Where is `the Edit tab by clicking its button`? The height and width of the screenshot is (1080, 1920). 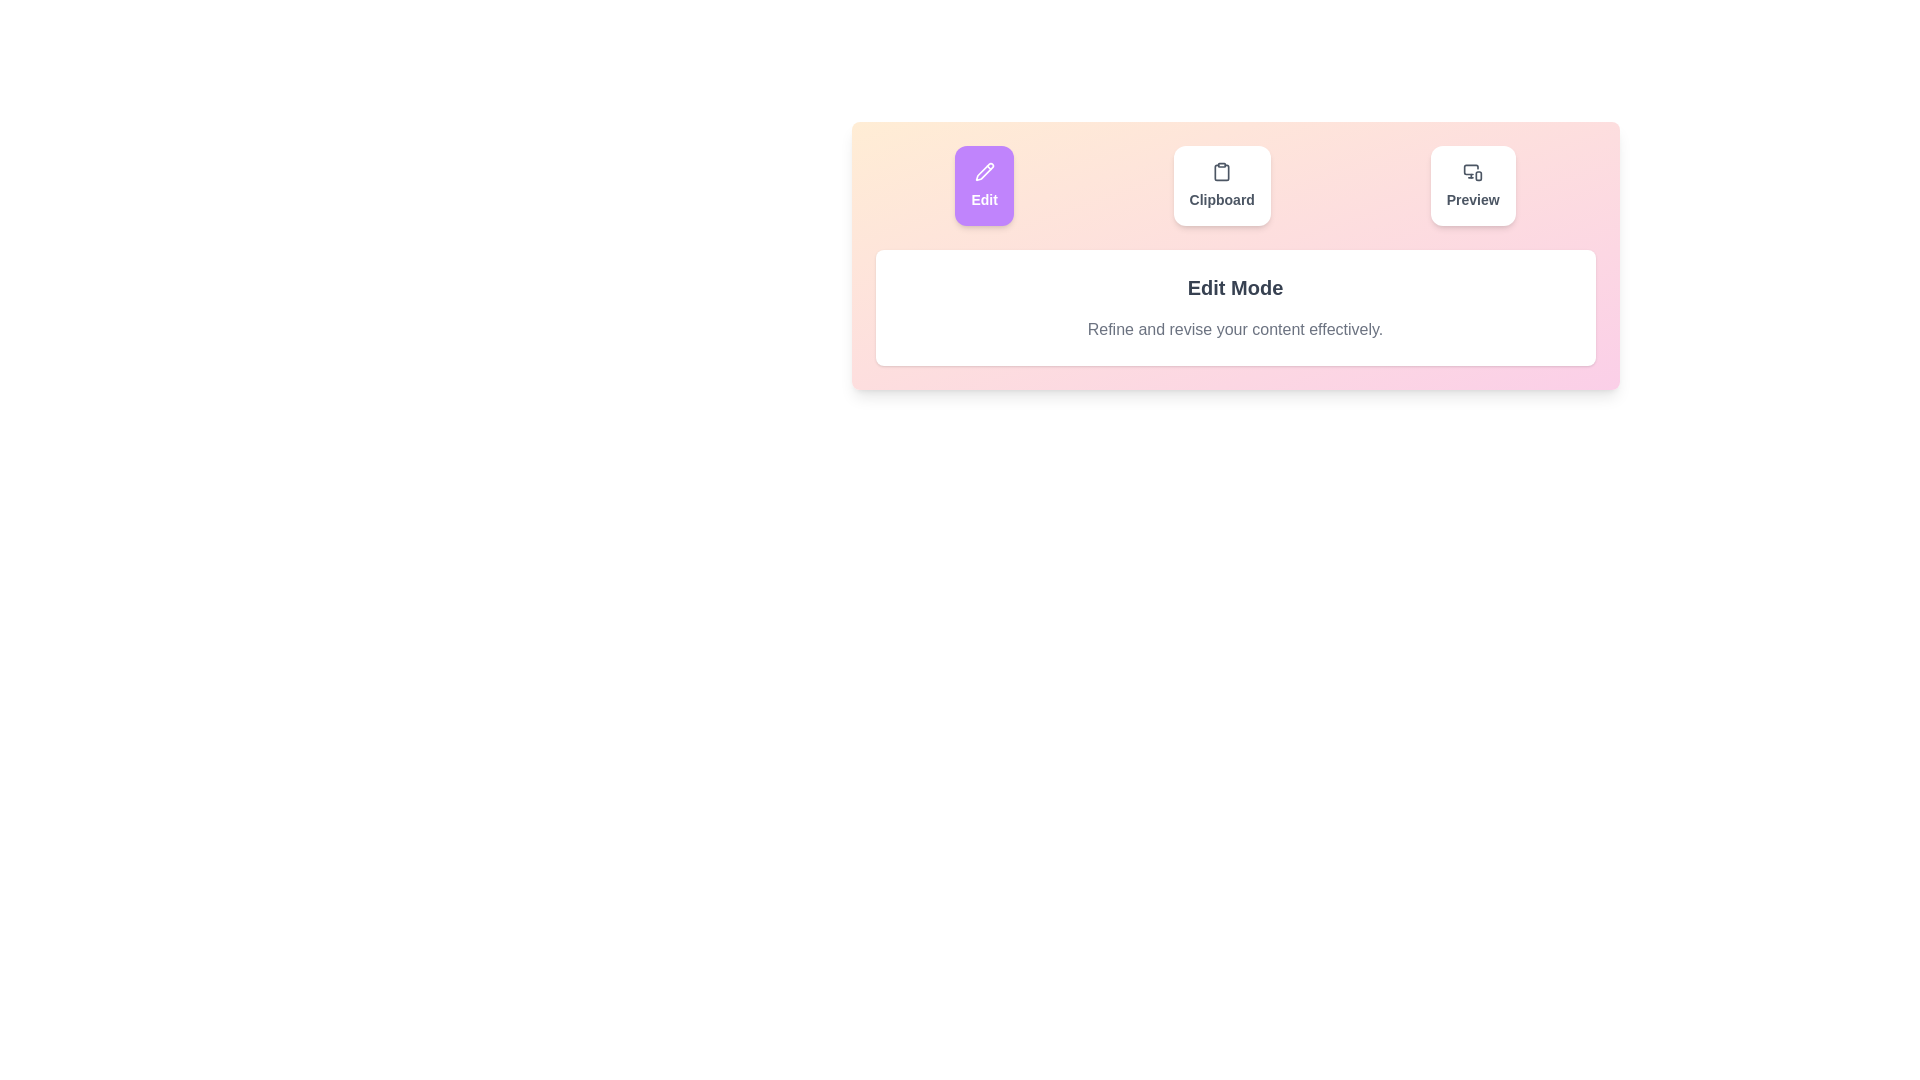 the Edit tab by clicking its button is located at coordinates (984, 185).